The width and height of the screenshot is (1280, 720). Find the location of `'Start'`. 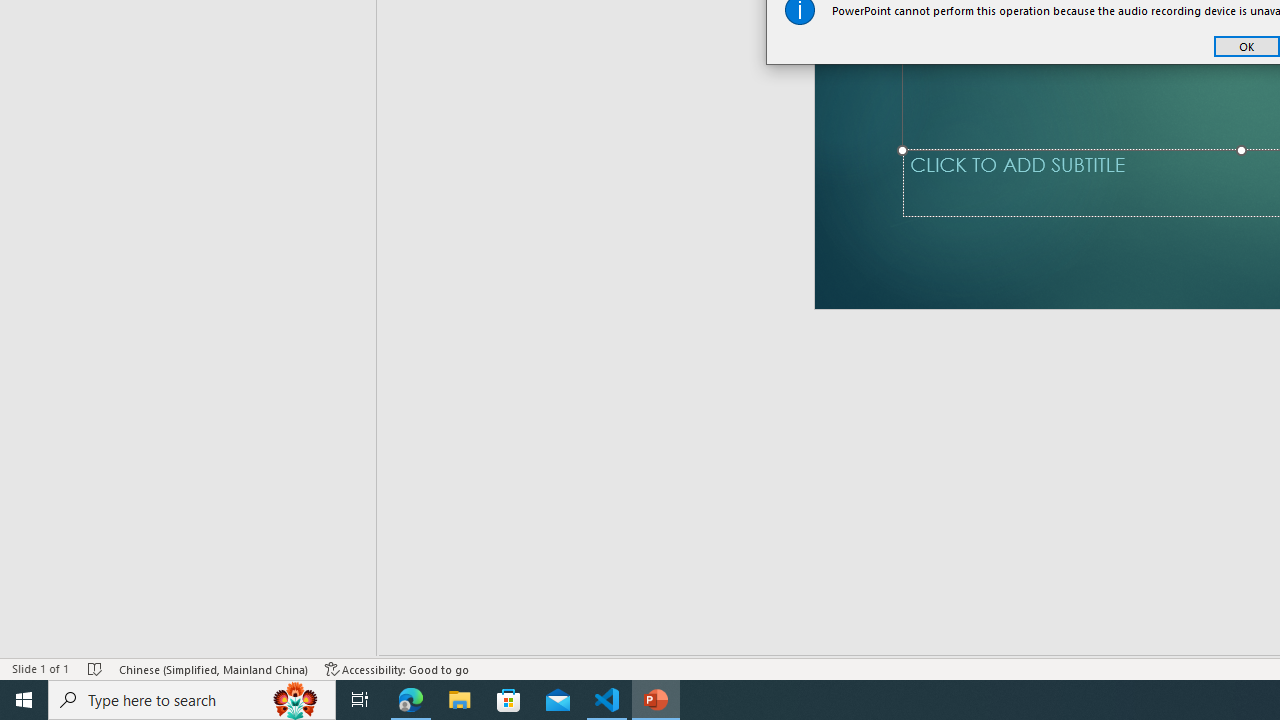

'Start' is located at coordinates (24, 698).